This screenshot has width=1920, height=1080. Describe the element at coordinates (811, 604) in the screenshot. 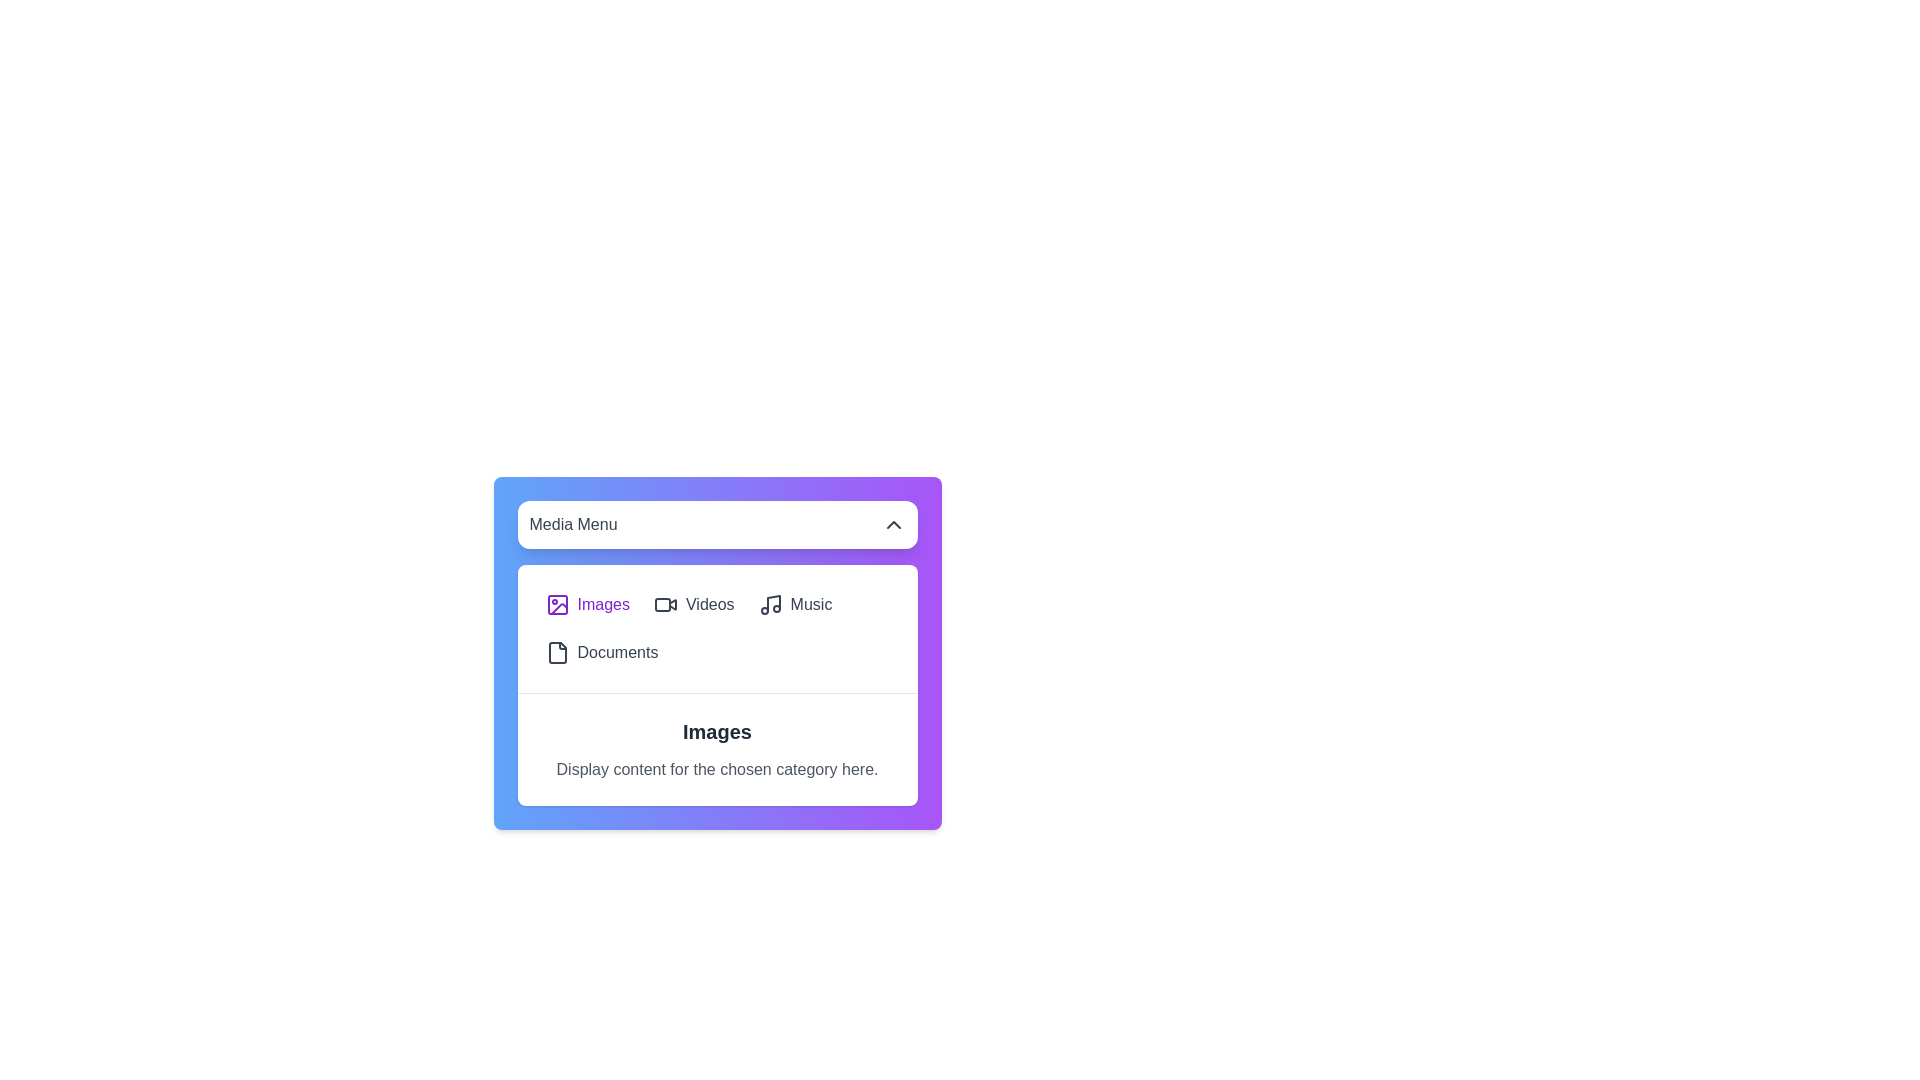

I see `the 'Music' text label in the Media Menu, which is the last item on the right of the selectable categories including 'Images' and 'Videos'` at that location.